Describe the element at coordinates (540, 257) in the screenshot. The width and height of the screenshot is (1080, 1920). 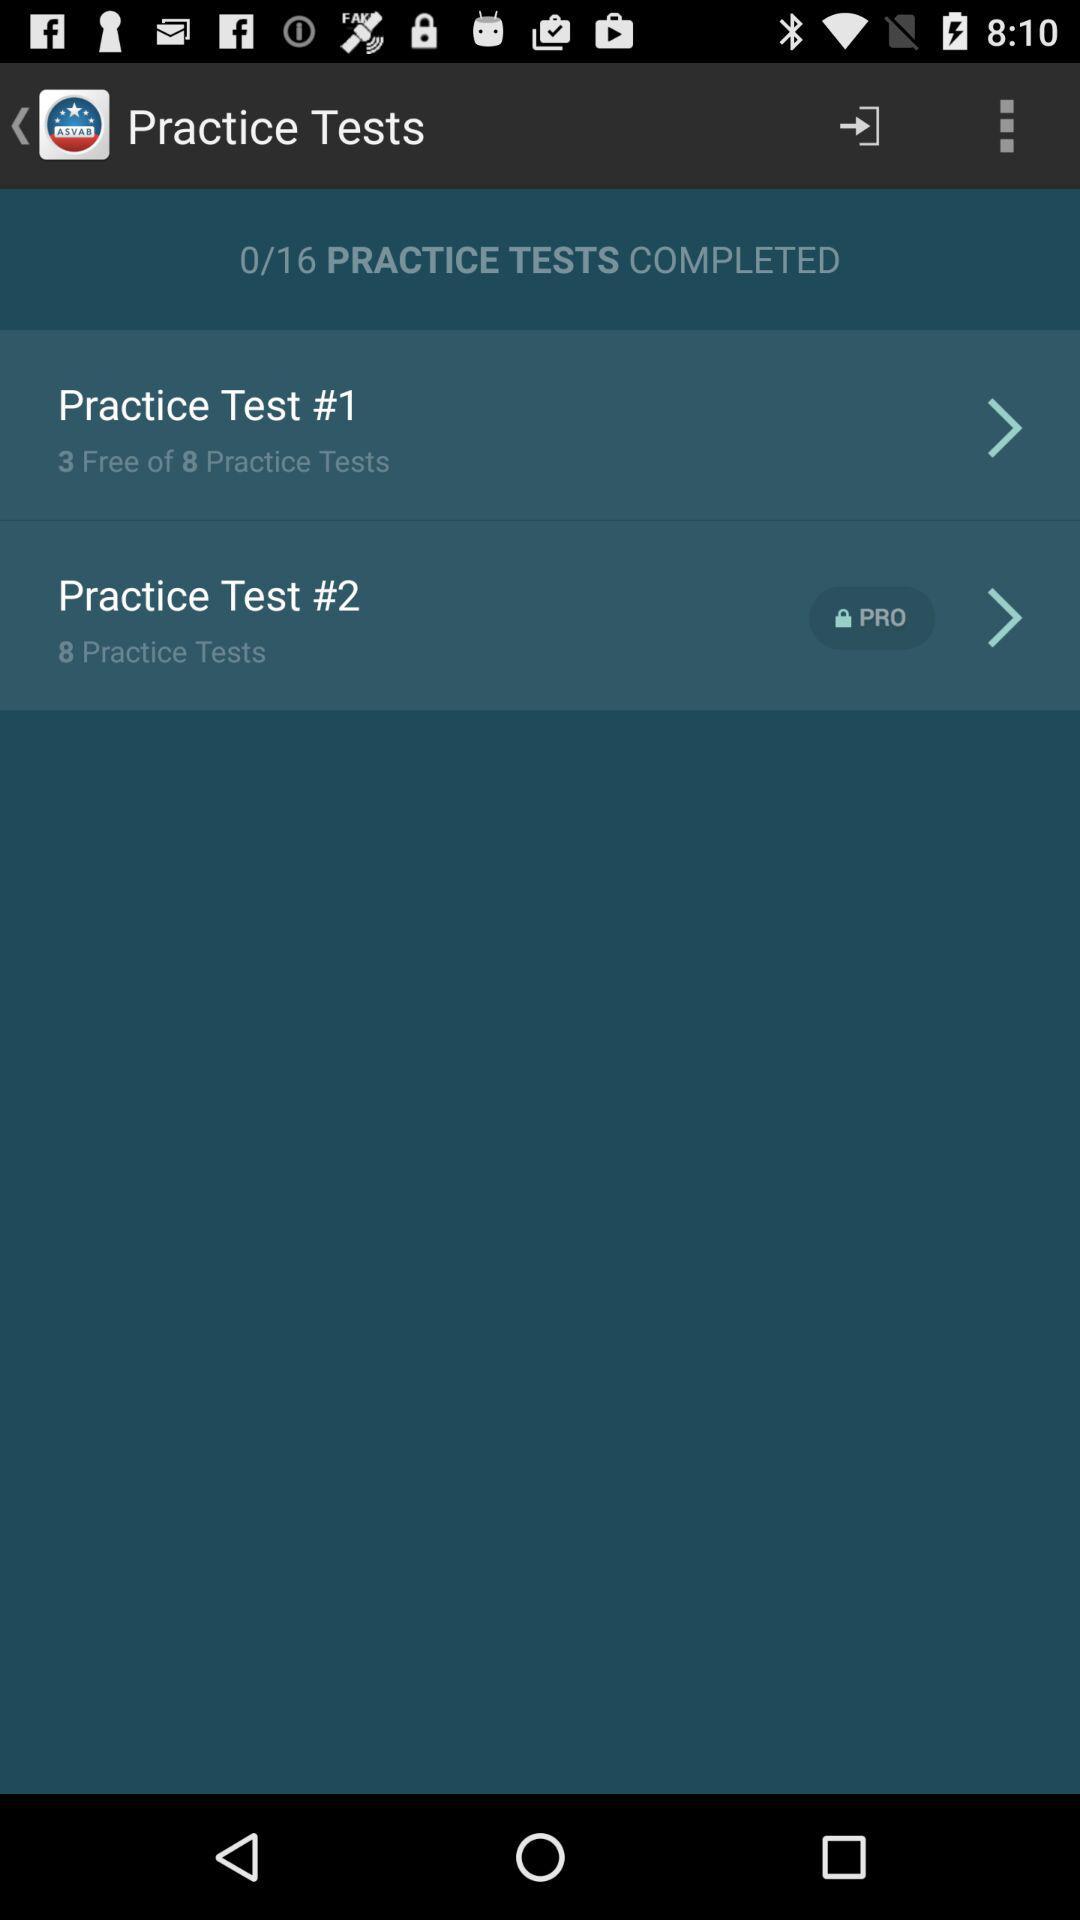
I see `0 16 practice item` at that location.